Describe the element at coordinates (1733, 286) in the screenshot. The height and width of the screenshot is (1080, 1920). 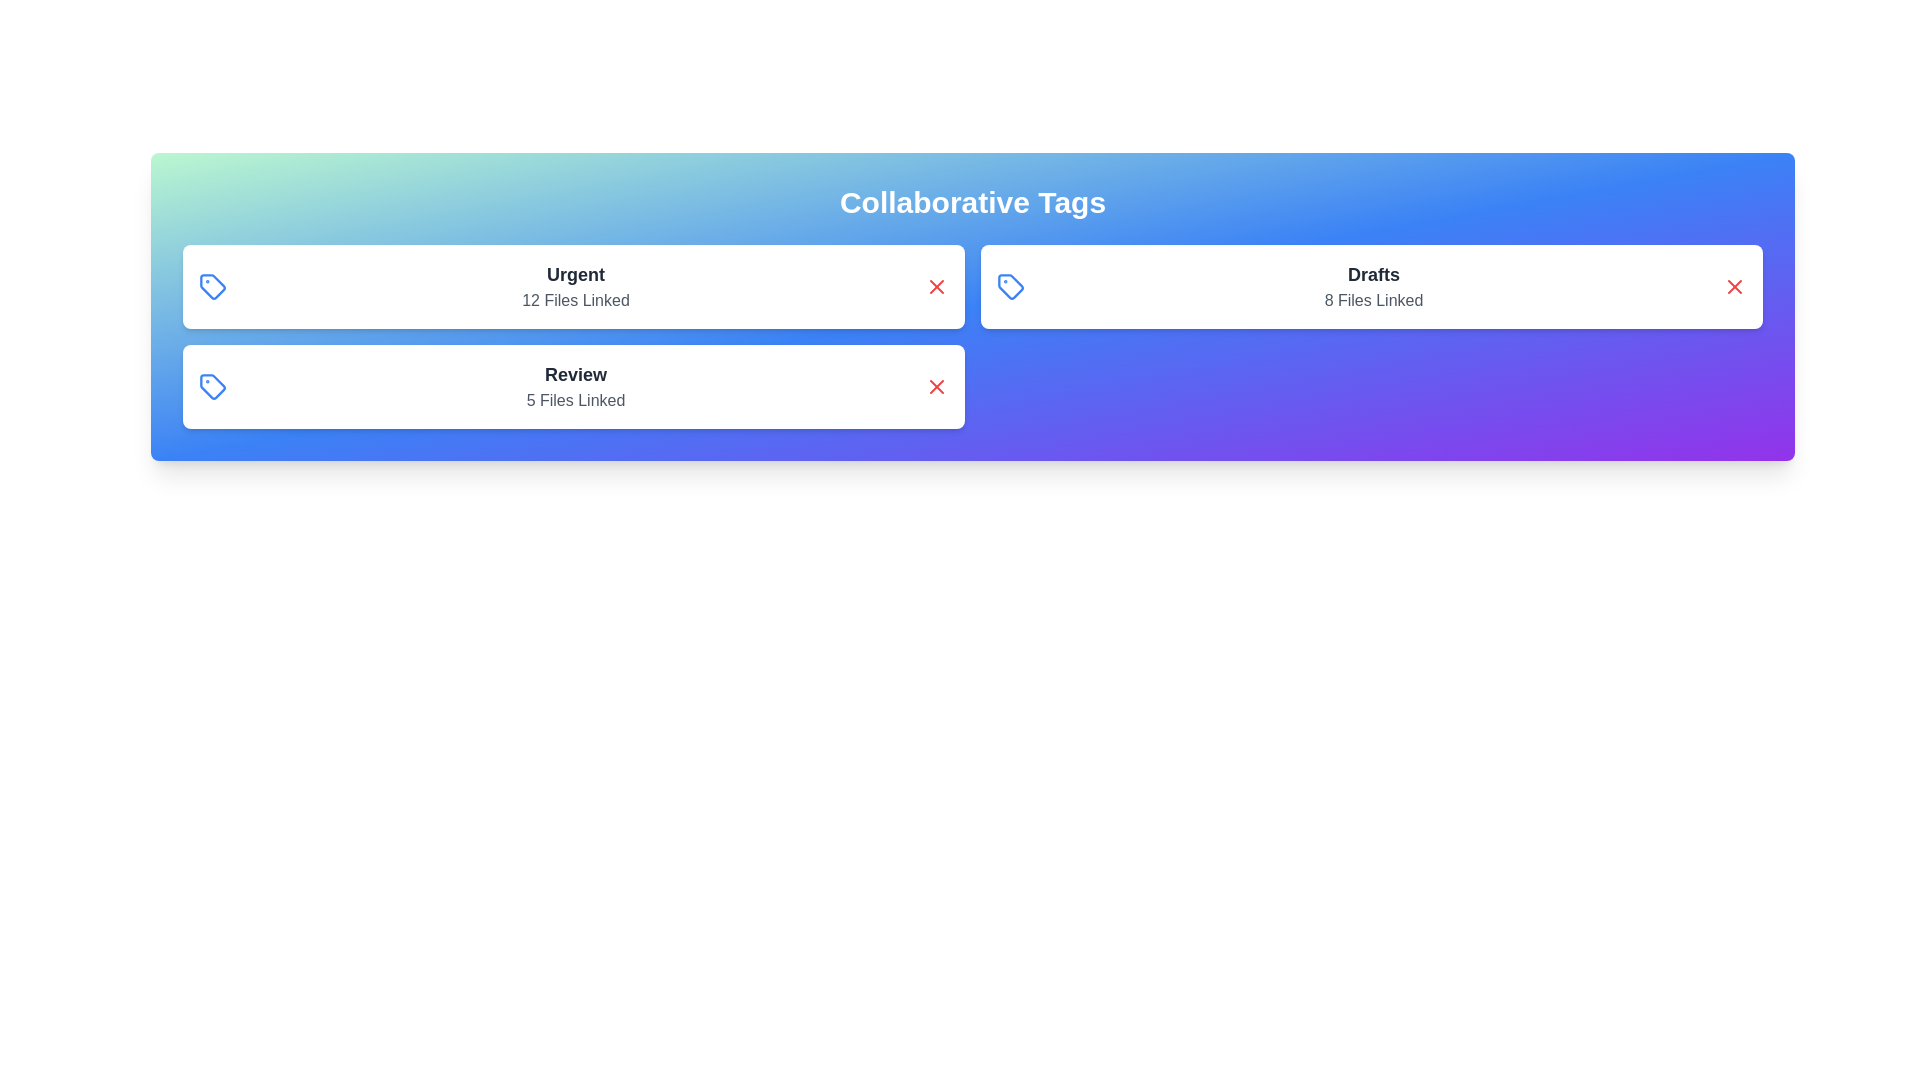
I see `the 'X' button next to the tag named Drafts to remove it` at that location.